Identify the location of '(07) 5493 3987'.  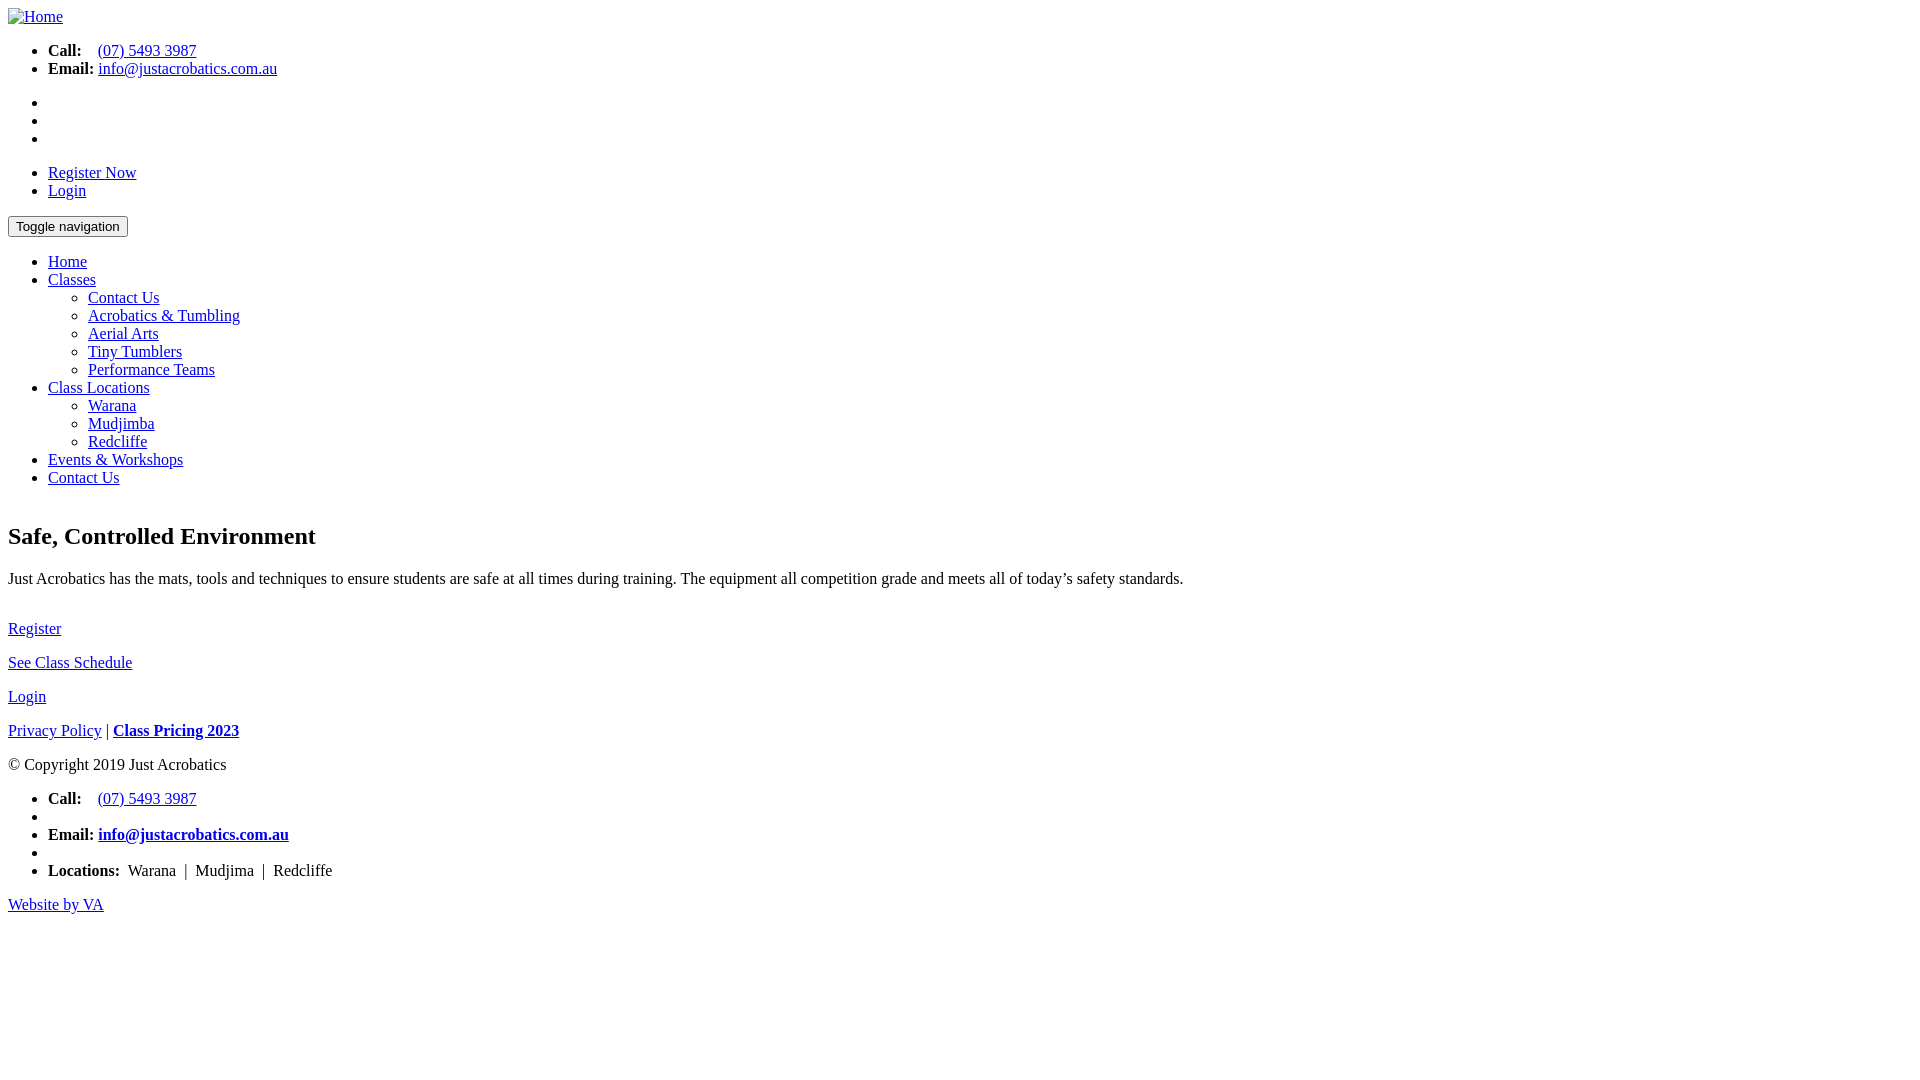
(146, 797).